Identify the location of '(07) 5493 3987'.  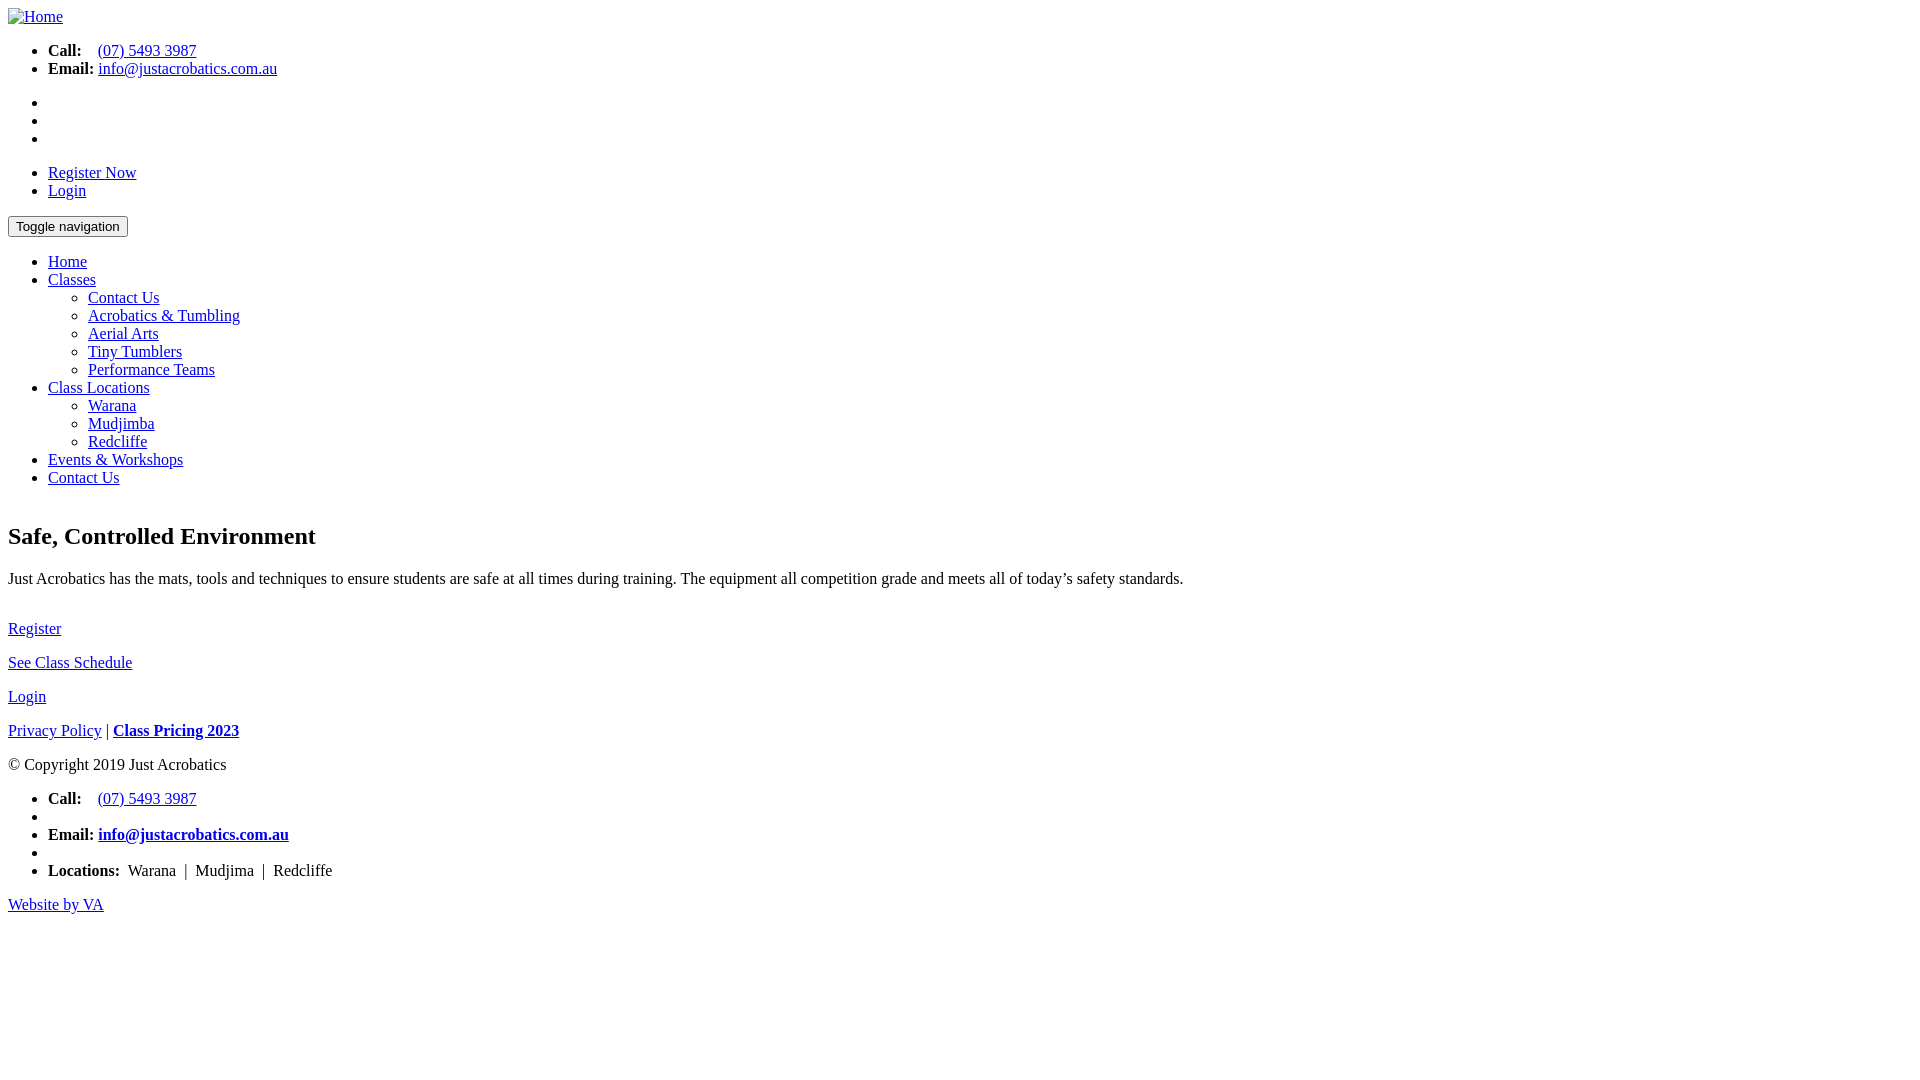
(146, 797).